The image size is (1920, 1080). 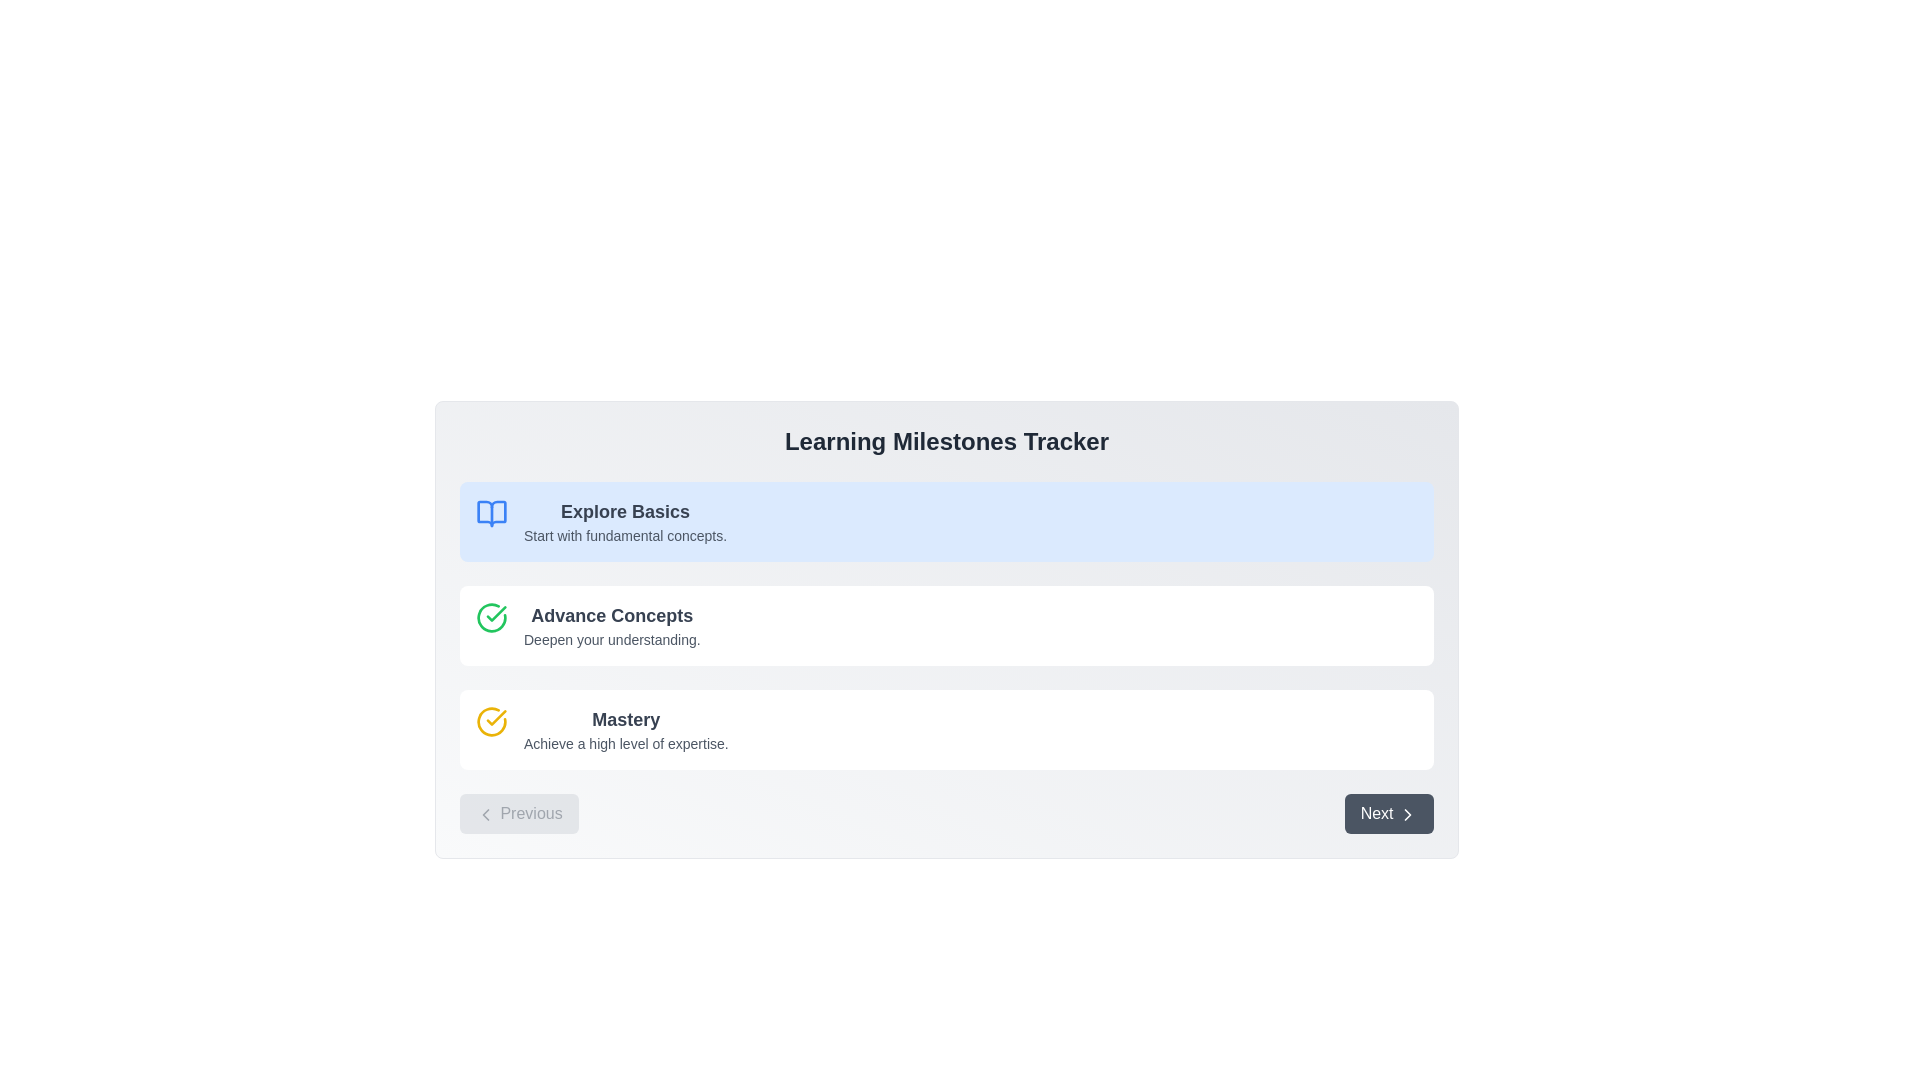 I want to click on the green checkmark icon encased in a circular outline, which symbolizes completion, located to the left of the text 'Advance Concepts' in the middle card-like section, so click(x=491, y=624).